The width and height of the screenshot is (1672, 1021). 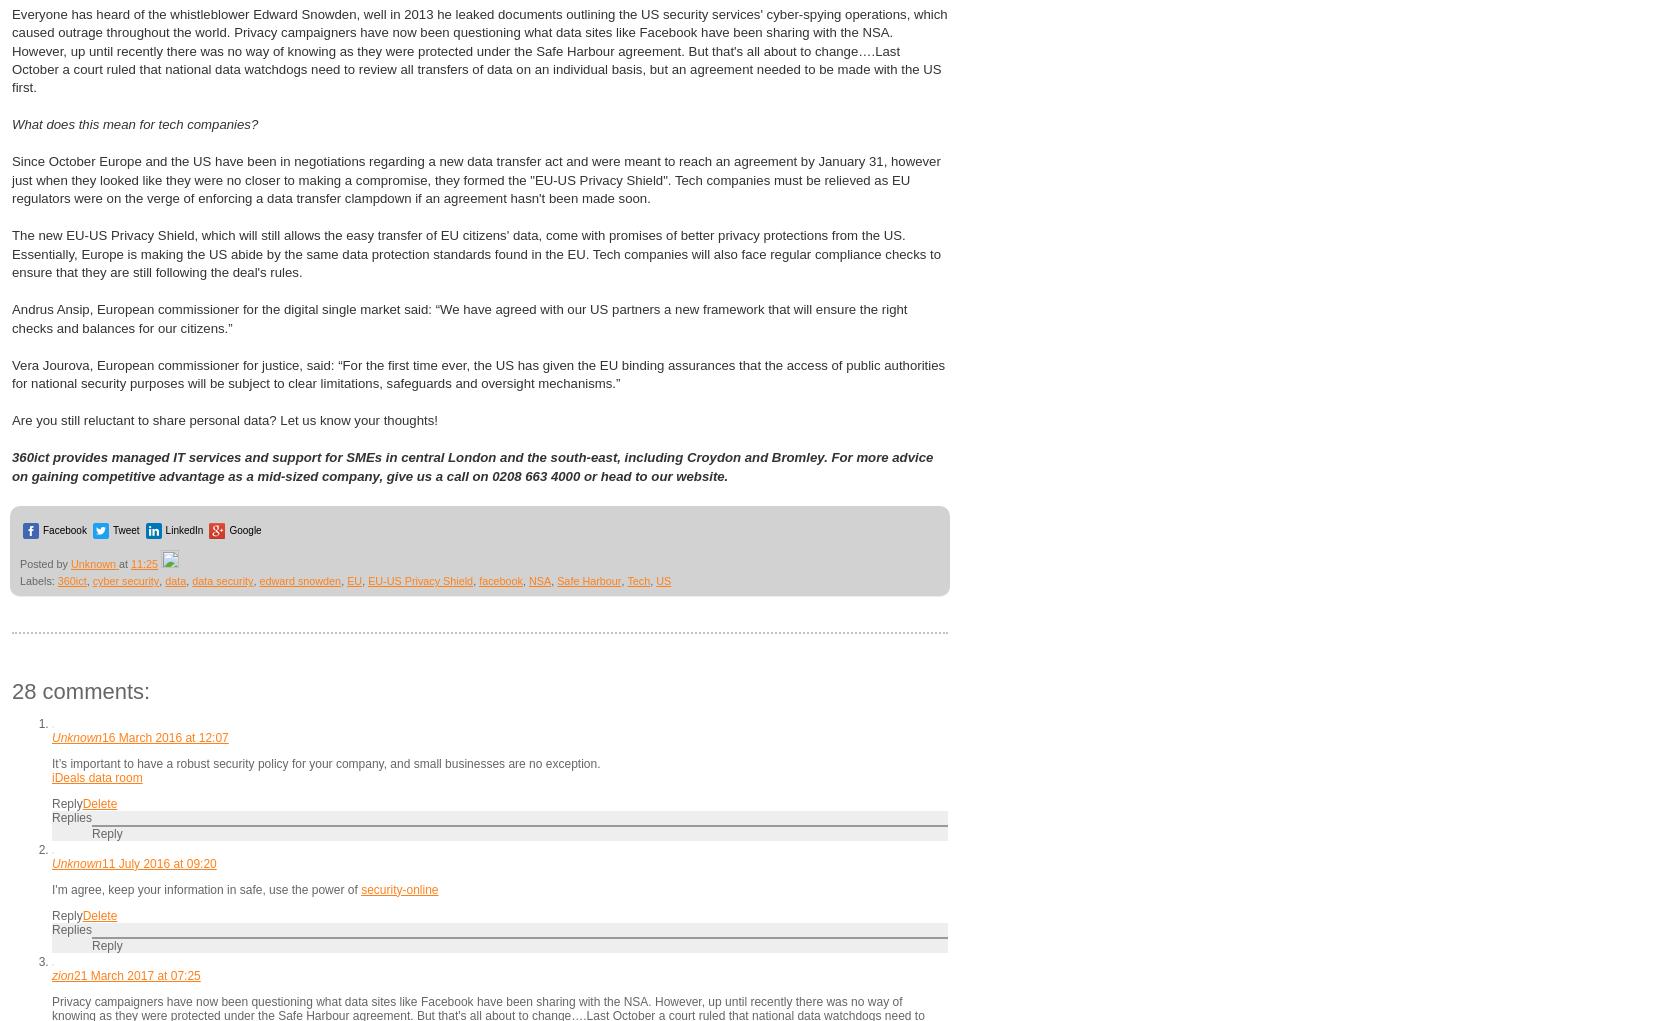 What do you see at coordinates (101, 735) in the screenshot?
I see `'16 March 2016 at 12:07'` at bounding box center [101, 735].